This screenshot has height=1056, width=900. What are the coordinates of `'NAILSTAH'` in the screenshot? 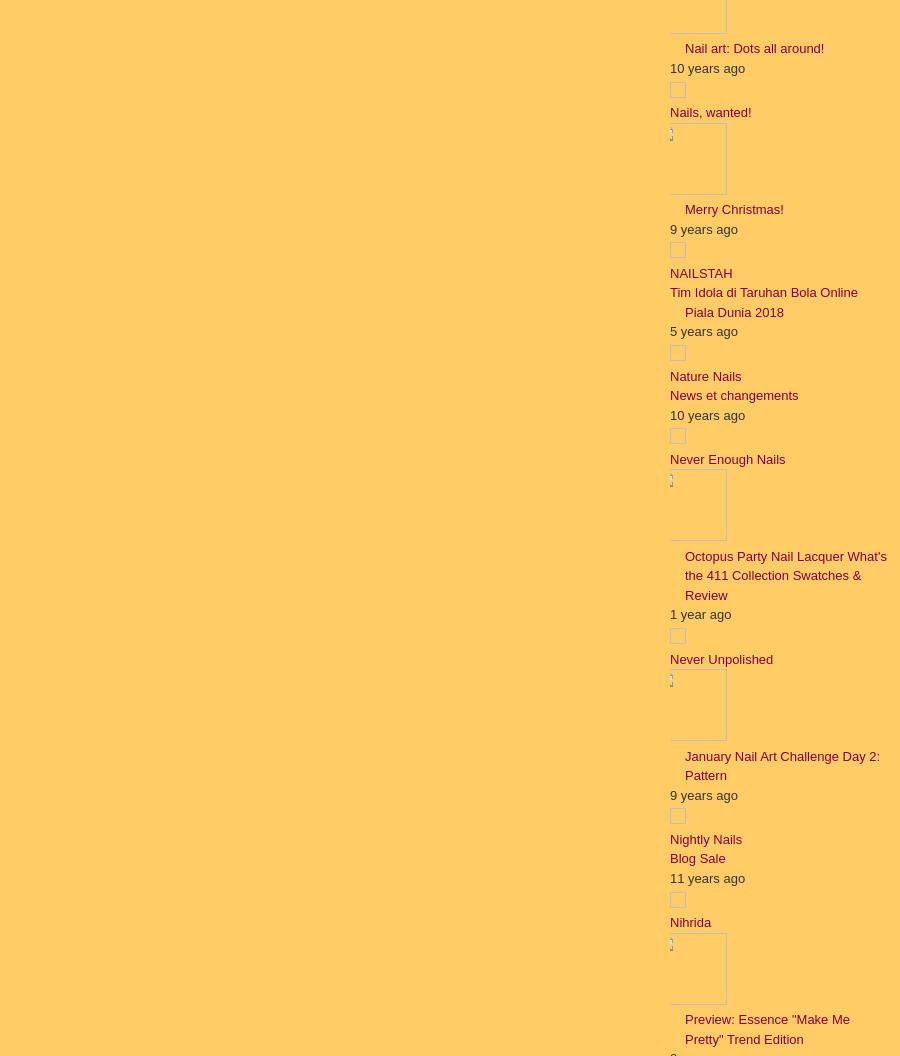 It's located at (700, 272).